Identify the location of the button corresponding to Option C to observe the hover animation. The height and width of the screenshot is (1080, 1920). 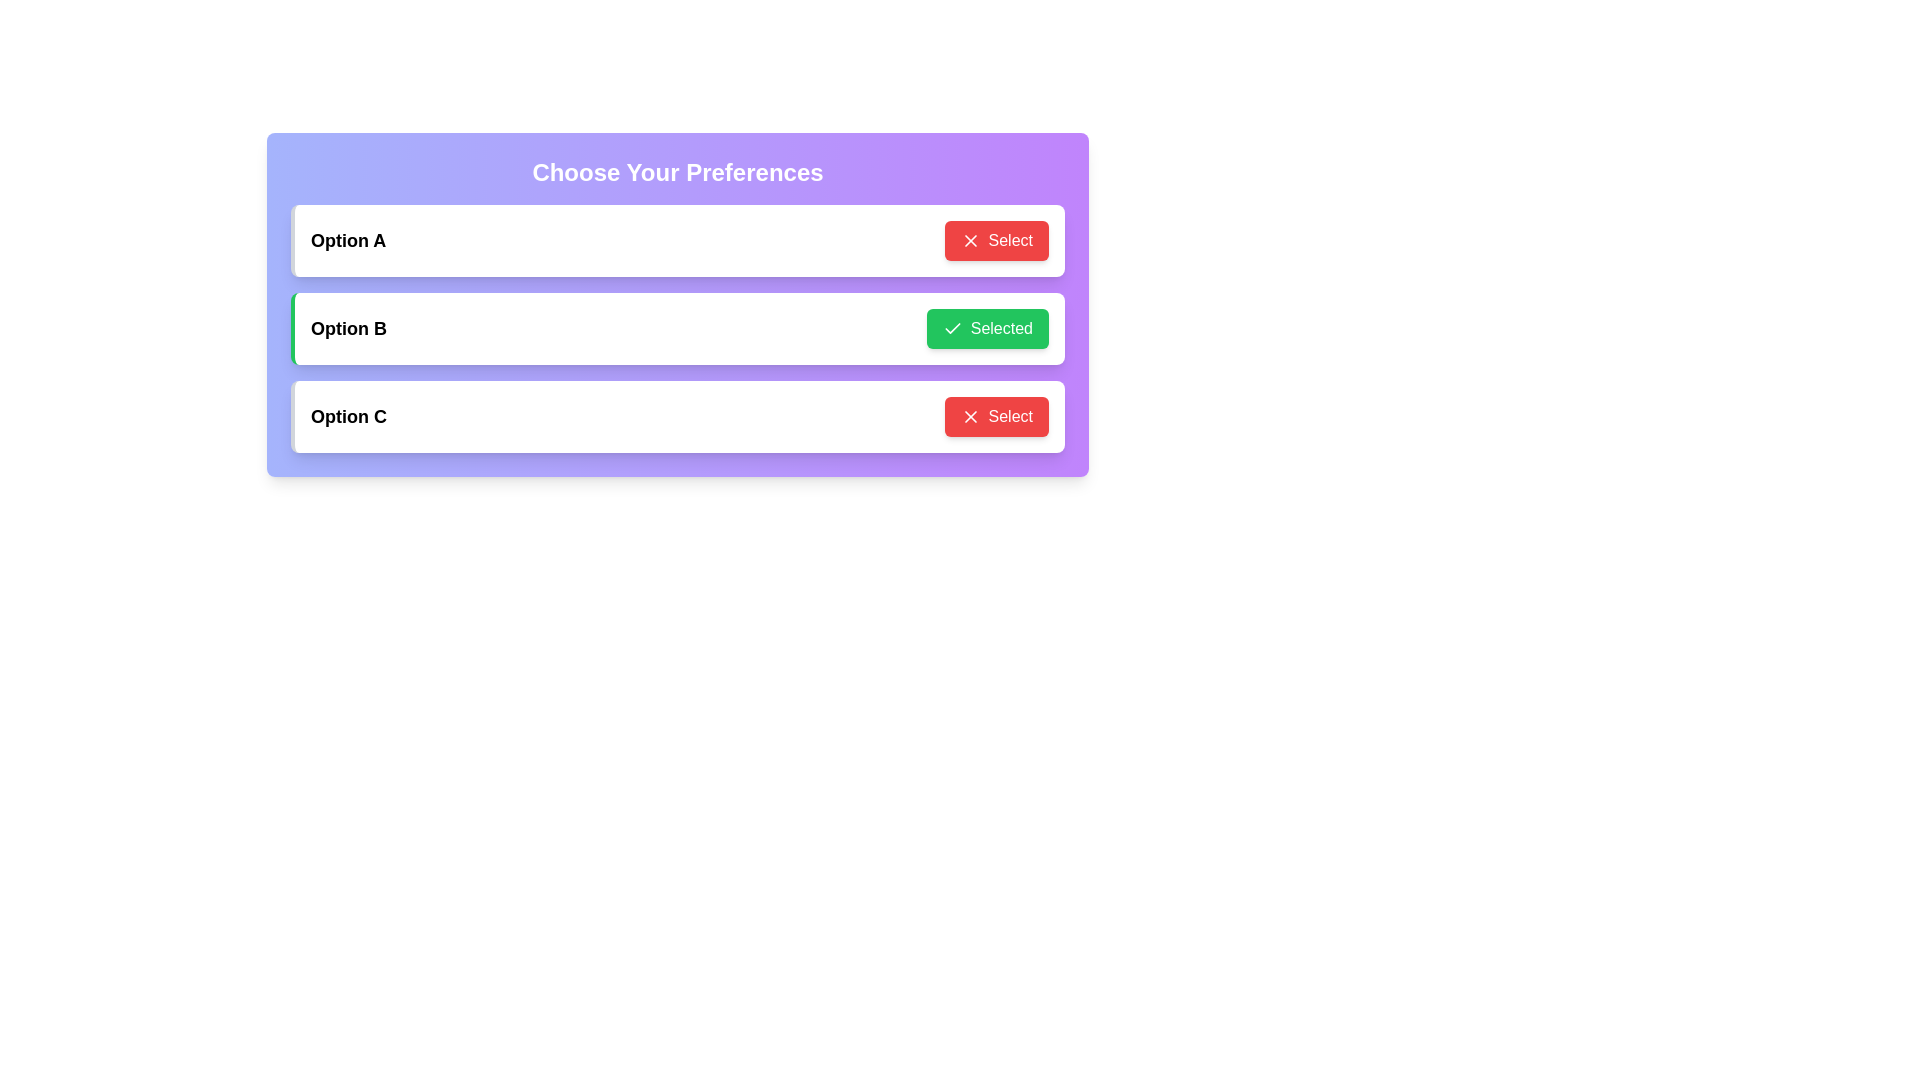
(996, 415).